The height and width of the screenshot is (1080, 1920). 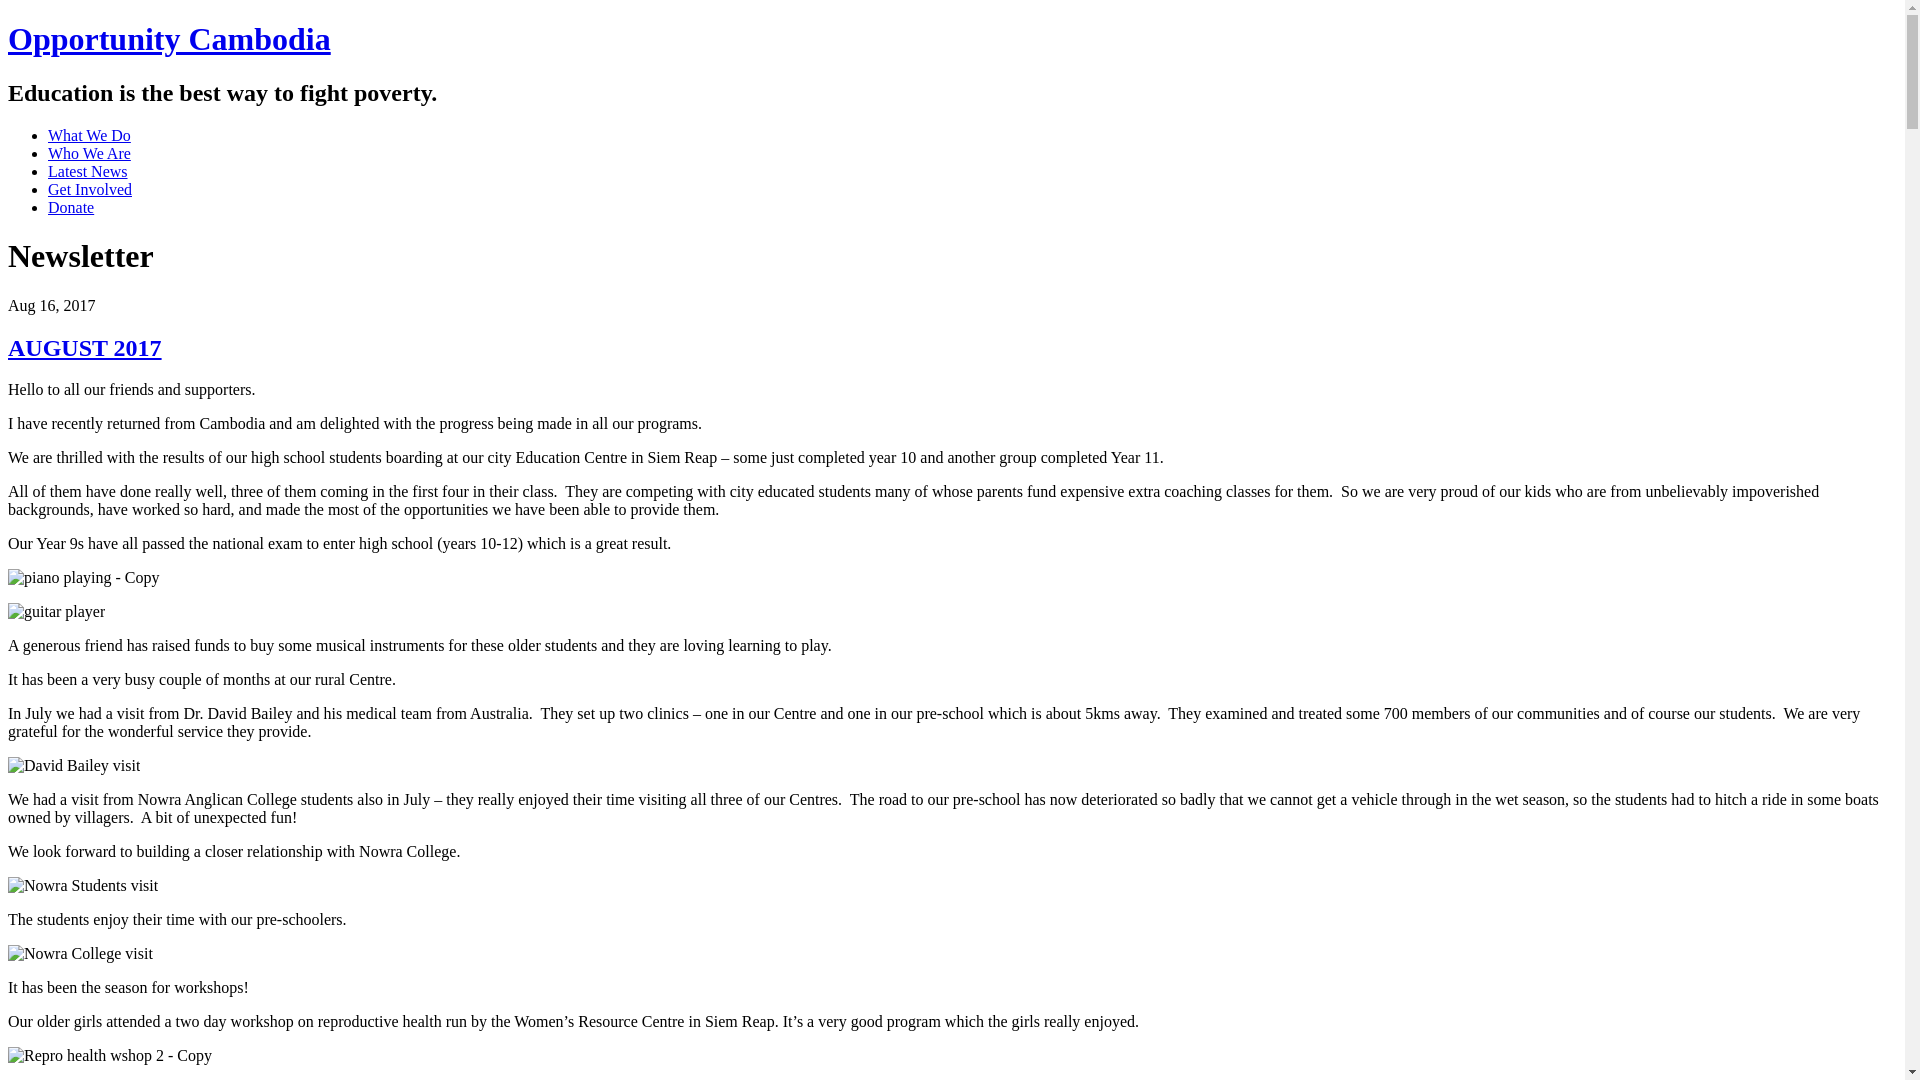 What do you see at coordinates (89, 189) in the screenshot?
I see `'Get Involved'` at bounding box center [89, 189].